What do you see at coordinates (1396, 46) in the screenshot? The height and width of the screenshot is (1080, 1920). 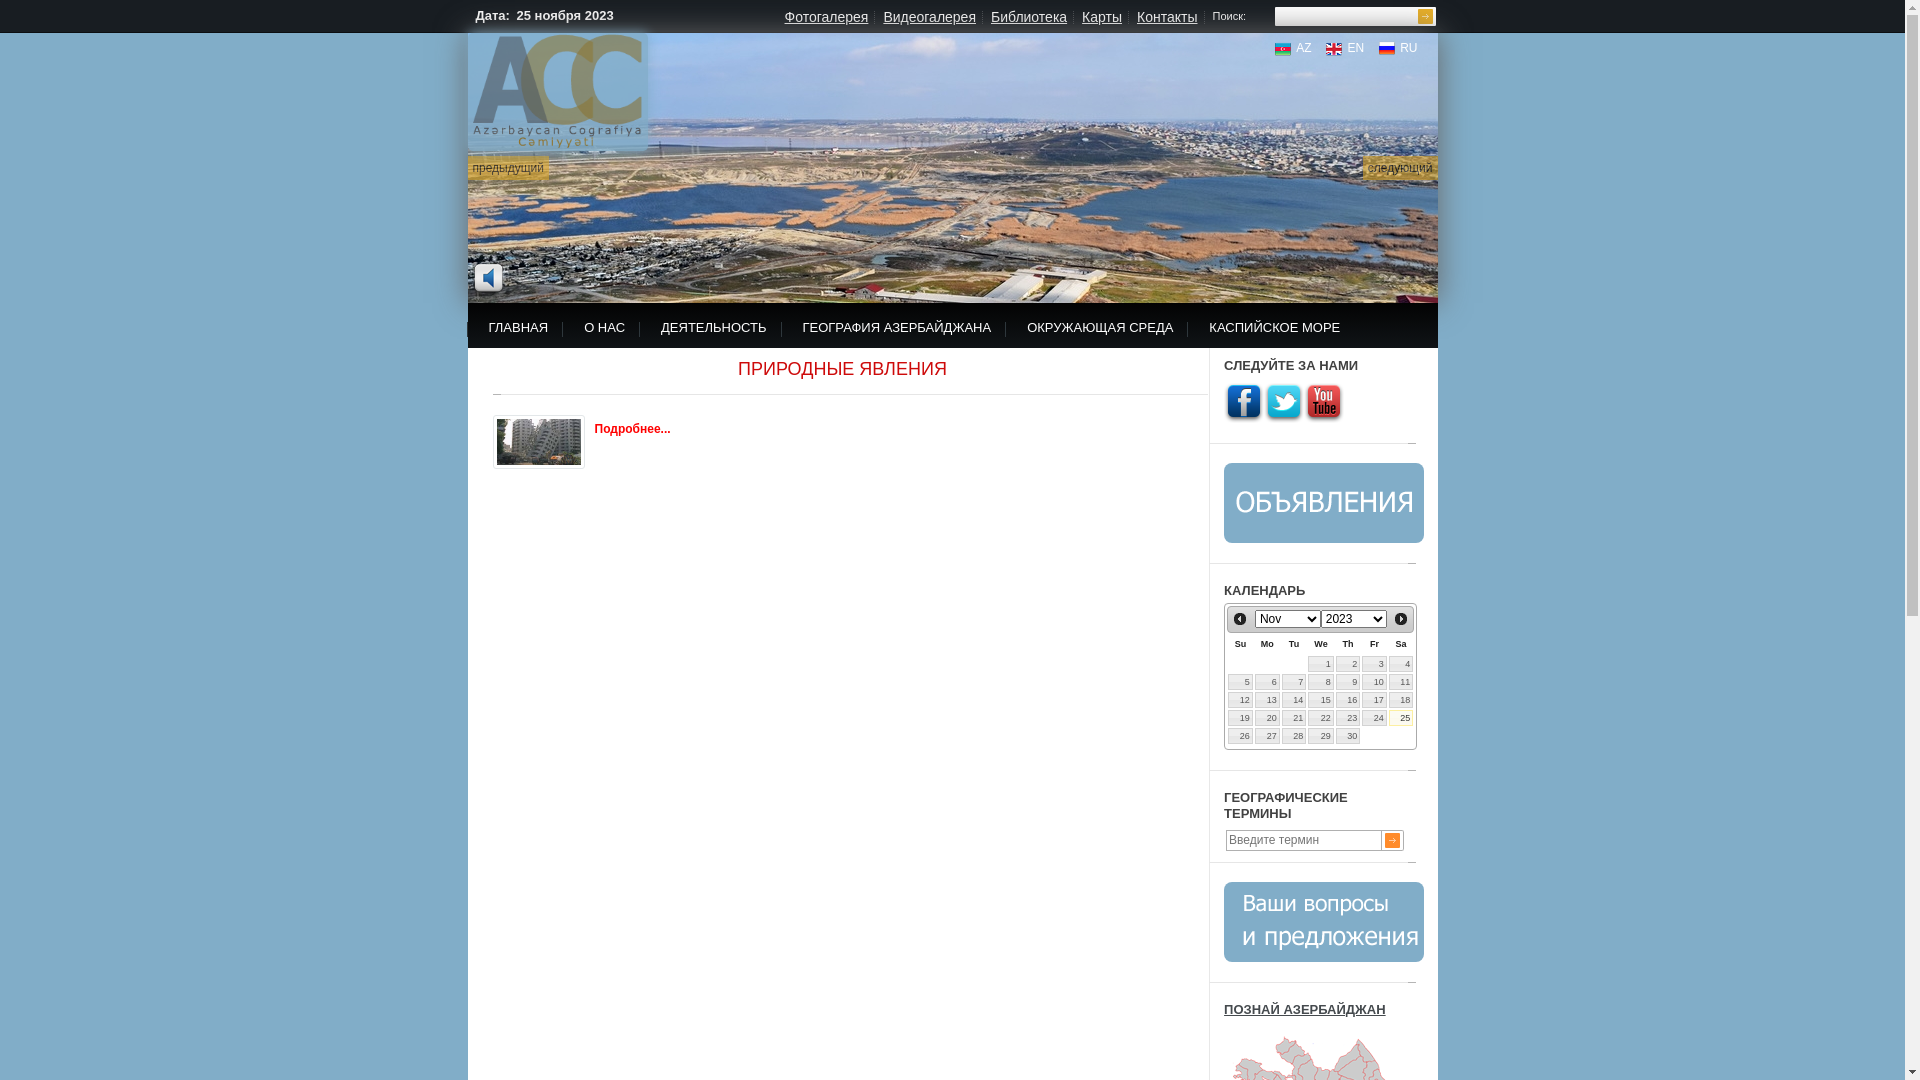 I see `'RU'` at bounding box center [1396, 46].